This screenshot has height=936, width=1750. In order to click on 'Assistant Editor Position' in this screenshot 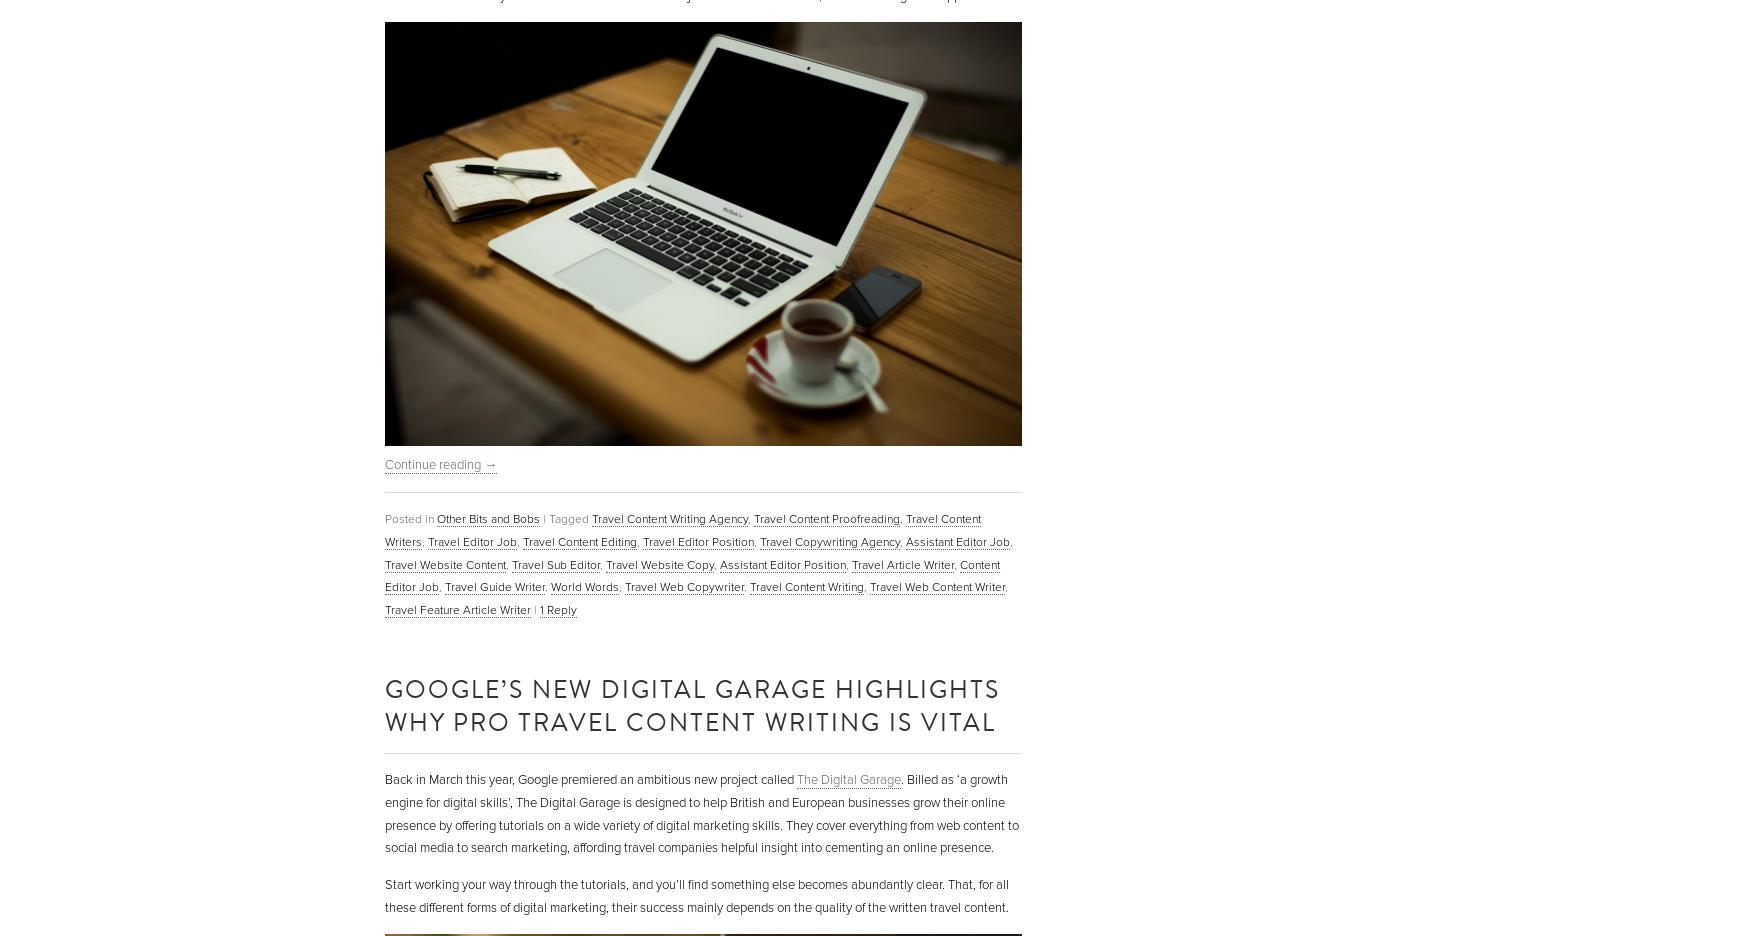, I will do `click(781, 563)`.